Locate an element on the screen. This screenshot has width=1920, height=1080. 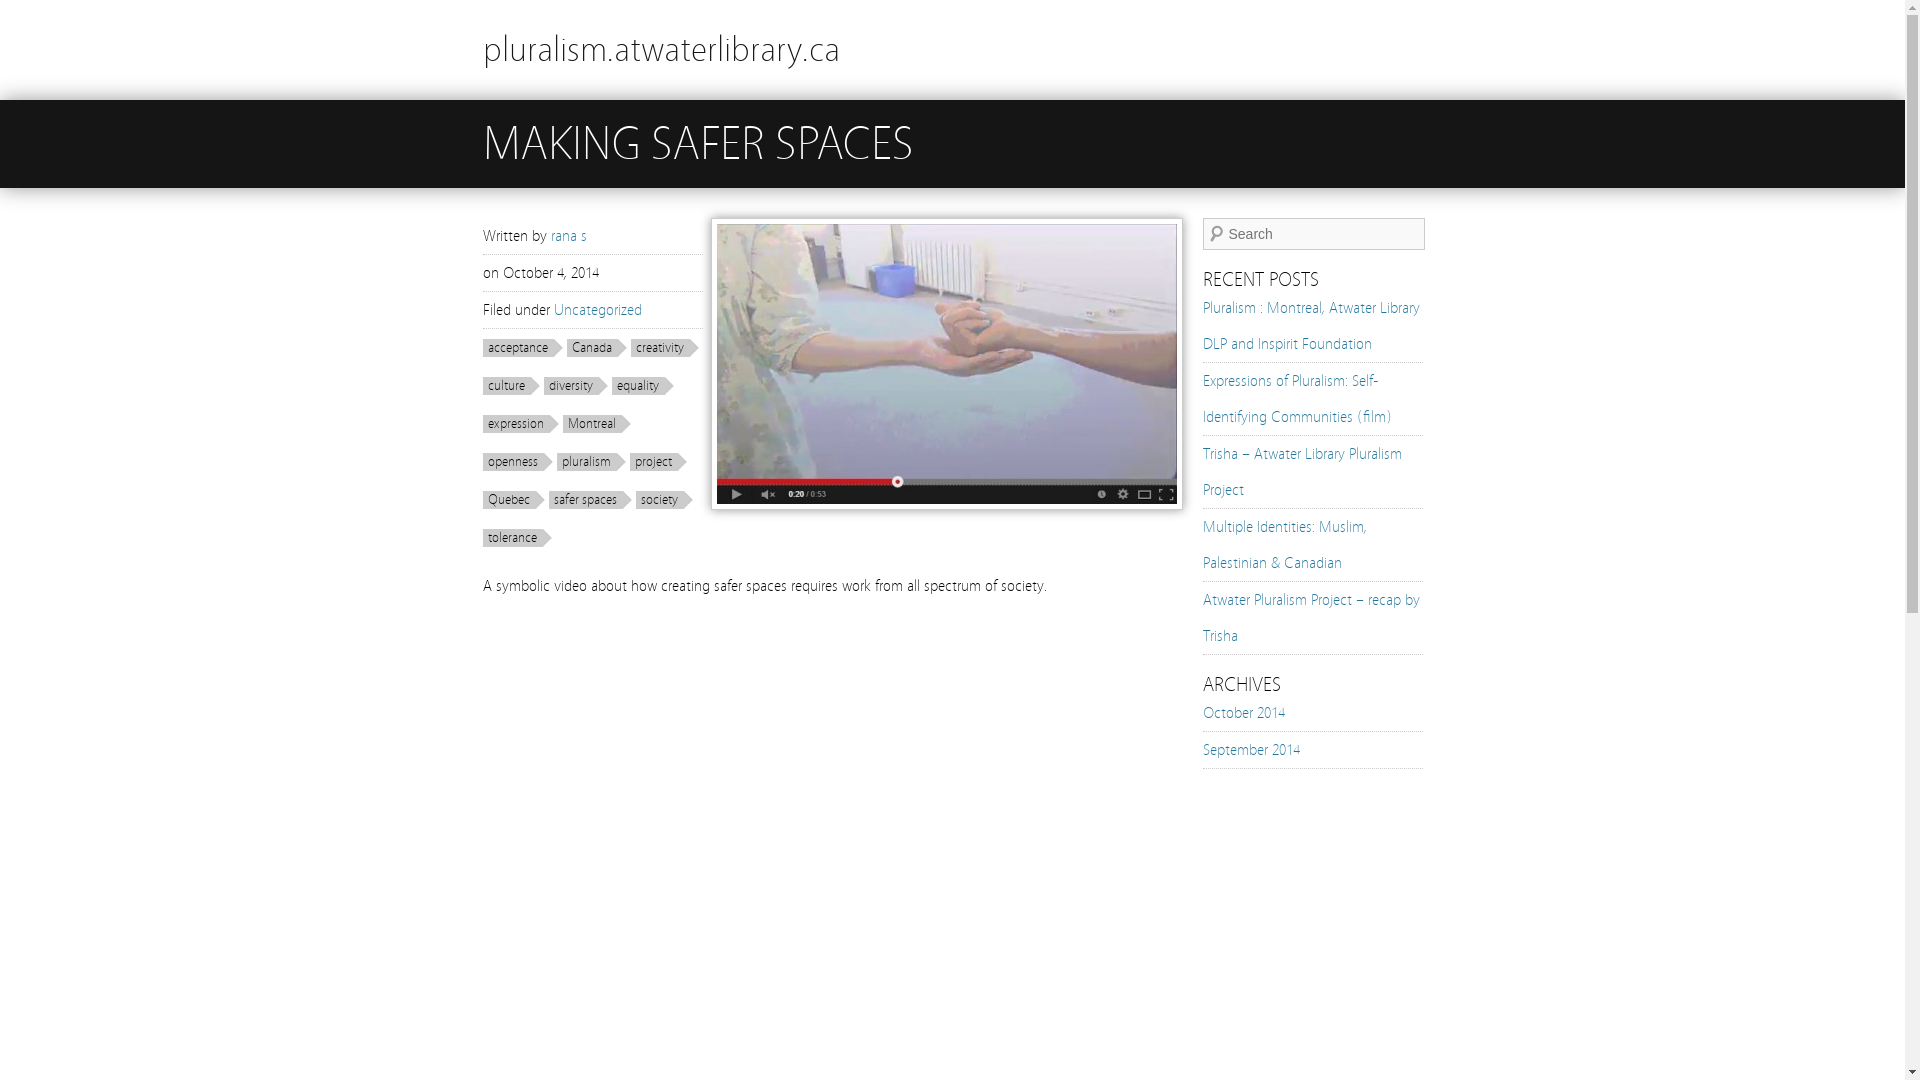
'rana s' is located at coordinates (566, 234).